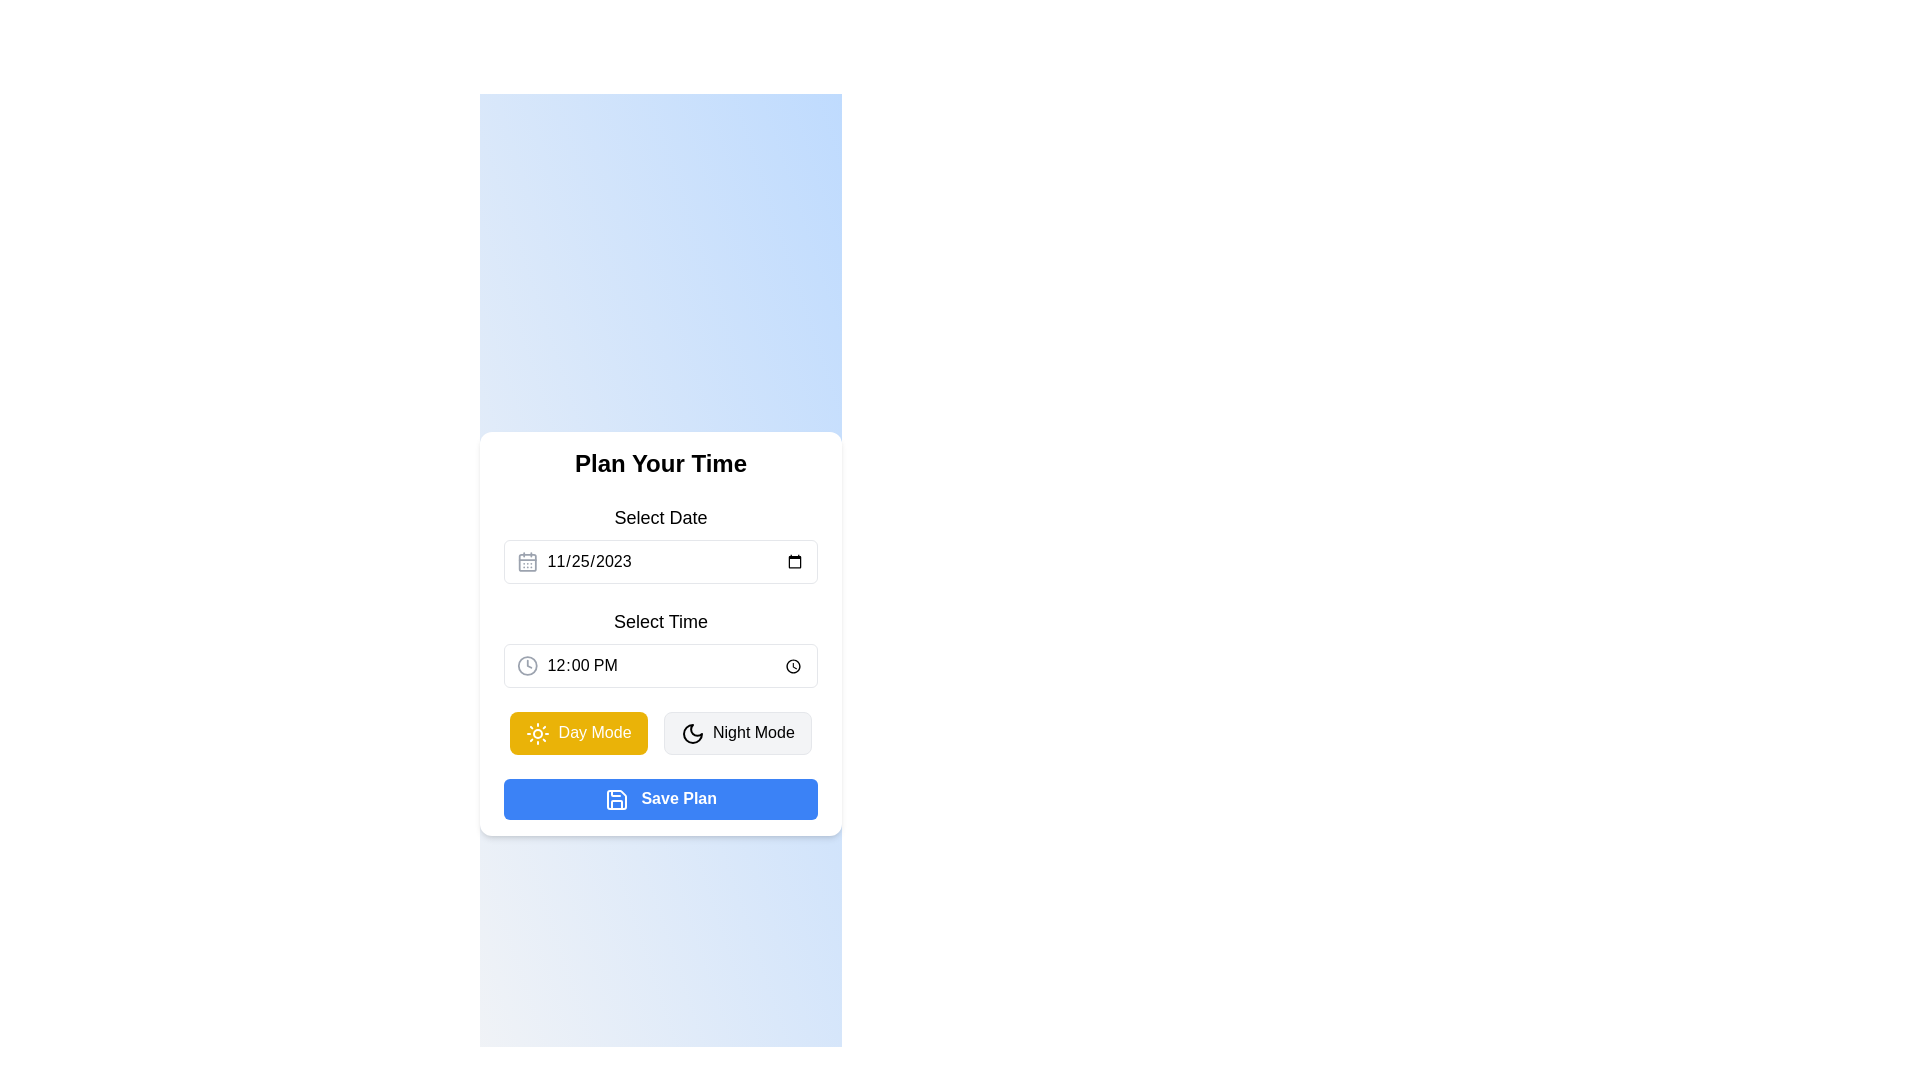 The image size is (1920, 1080). What do you see at coordinates (527, 666) in the screenshot?
I see `the time-related icon located to the left of the text '12:00 PM'` at bounding box center [527, 666].